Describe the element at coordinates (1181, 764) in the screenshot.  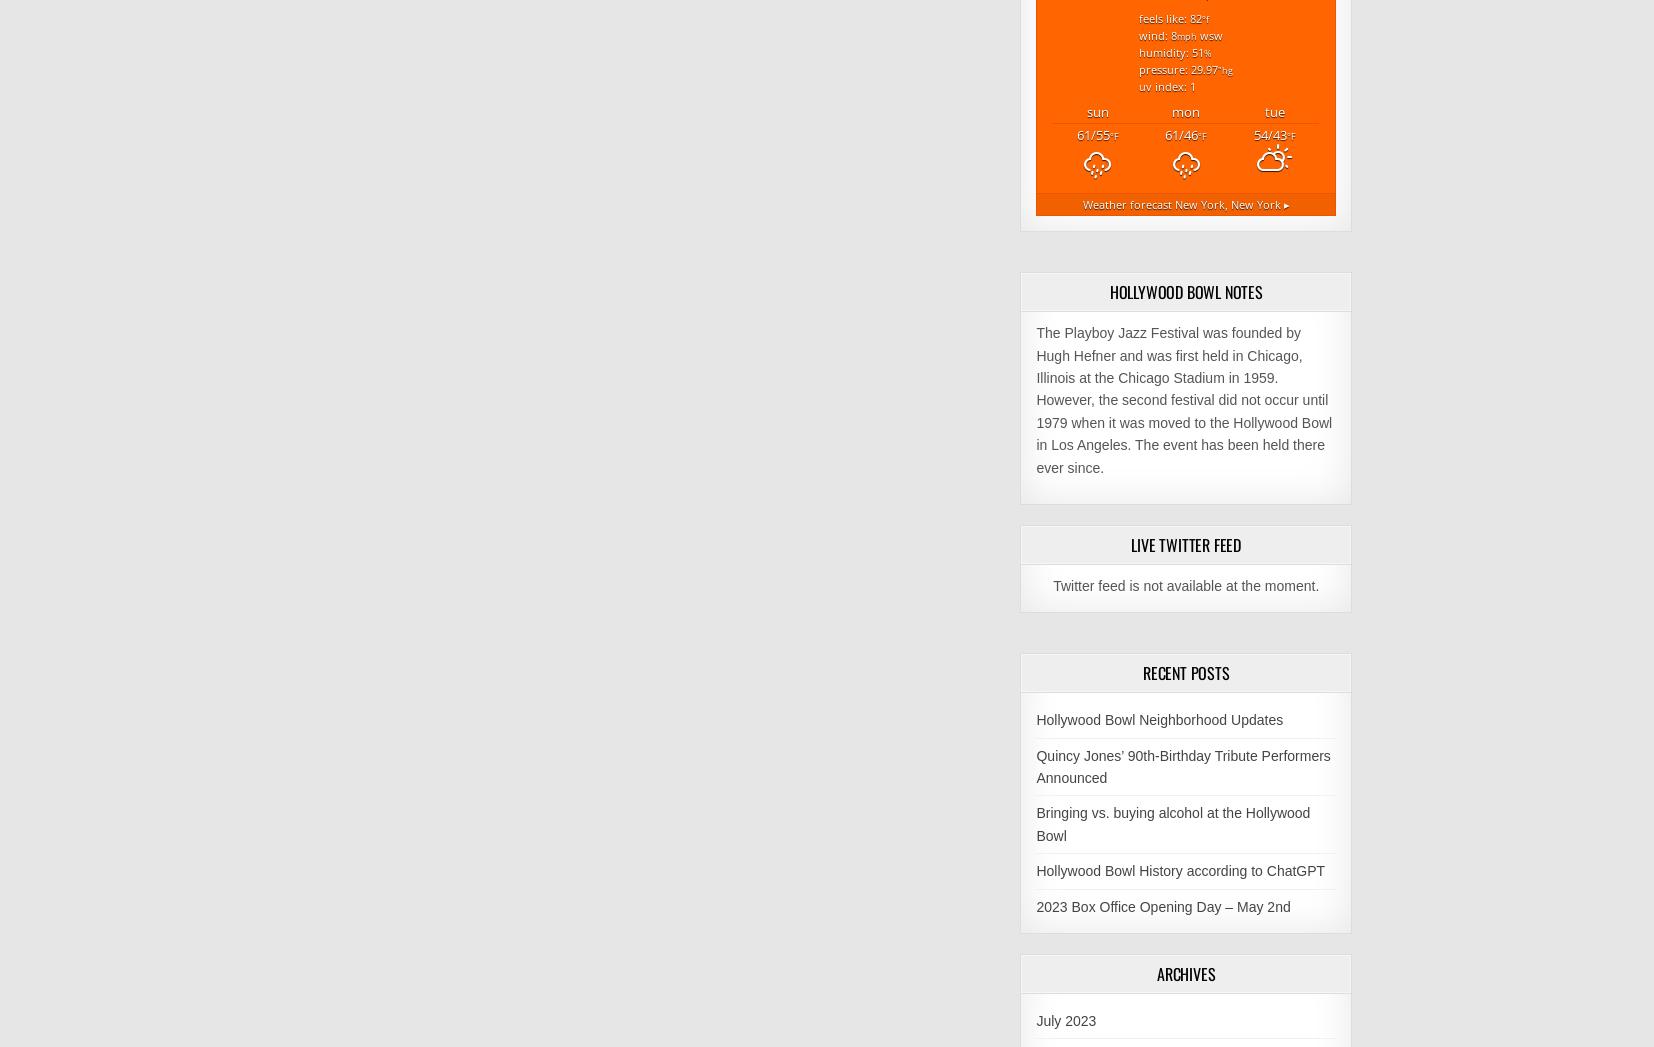
I see `'Quincy Jones’ 90th-Birthday Tribute Performers Announced'` at that location.